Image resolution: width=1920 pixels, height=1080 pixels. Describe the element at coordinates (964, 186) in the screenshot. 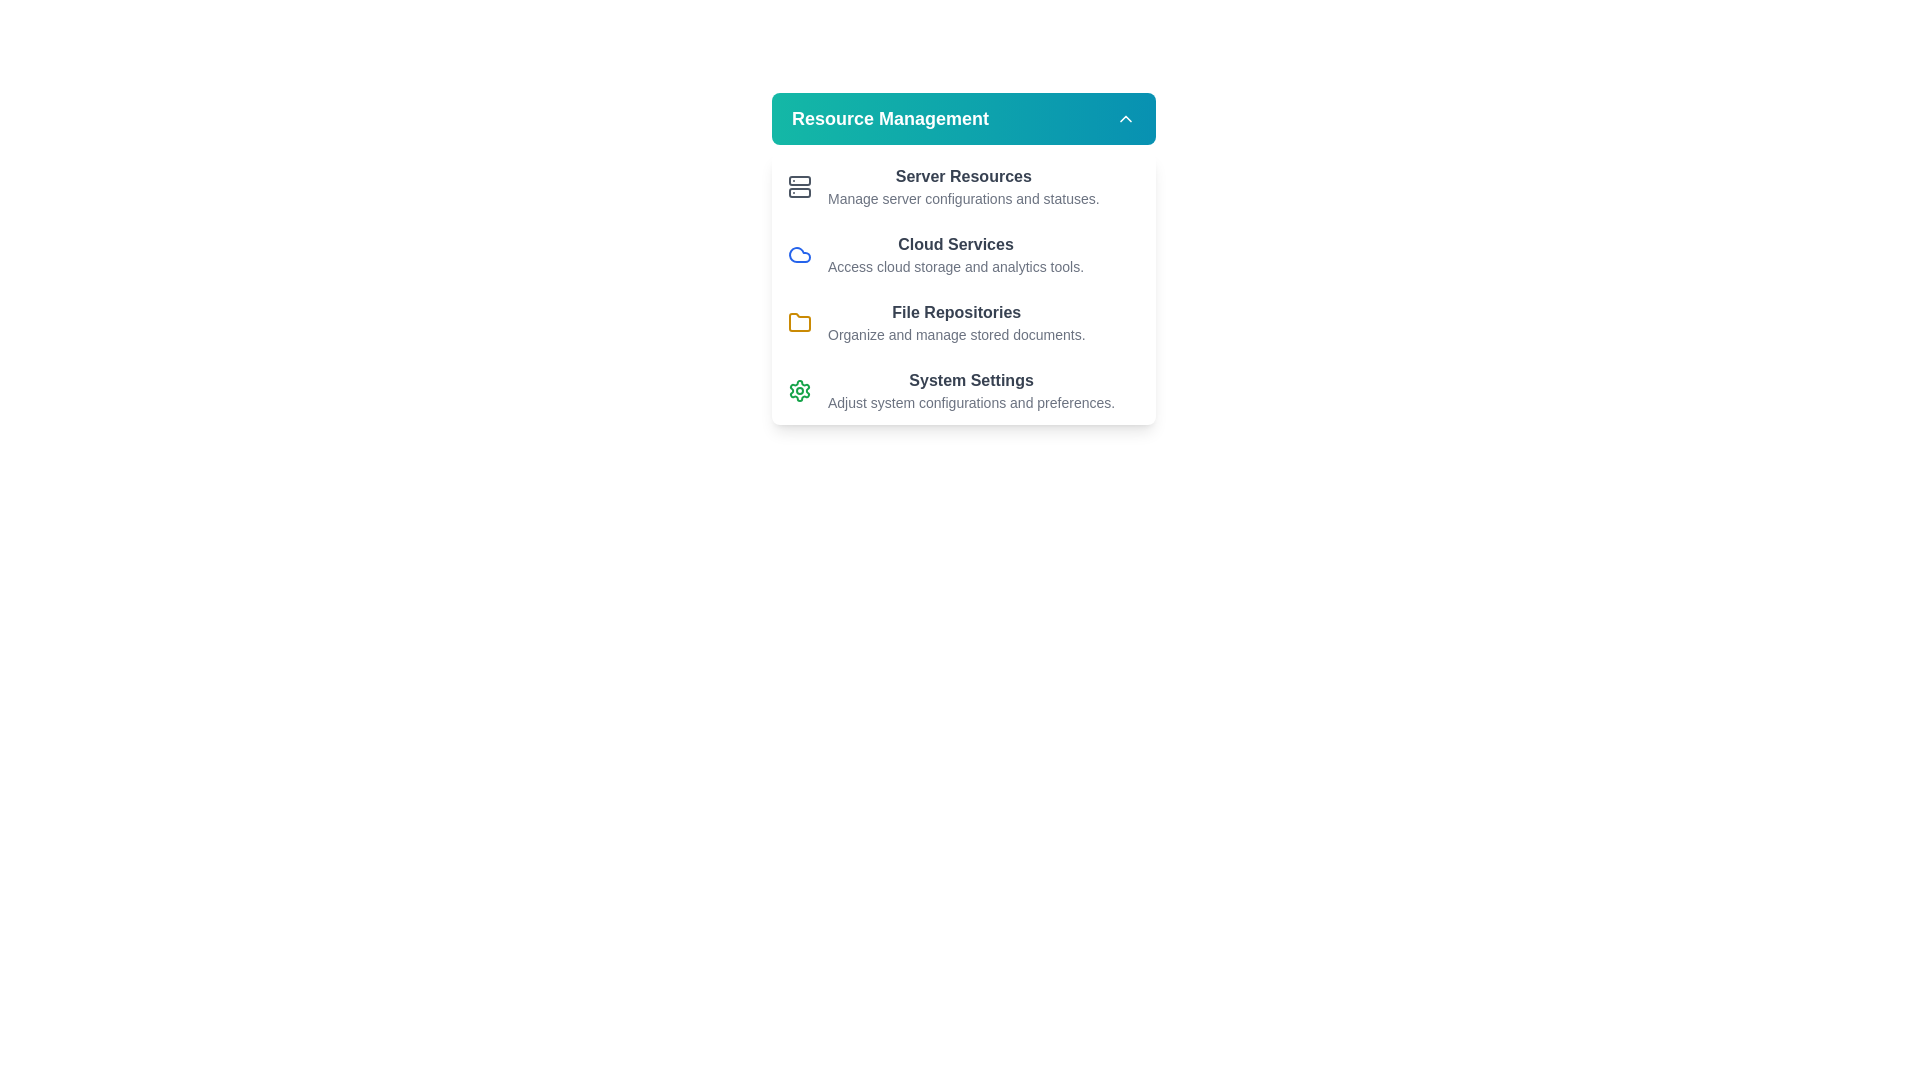

I see `the first clickable list item titled 'Server Resources' with a server icon on the left, located at the top of the dropdown menu` at that location.